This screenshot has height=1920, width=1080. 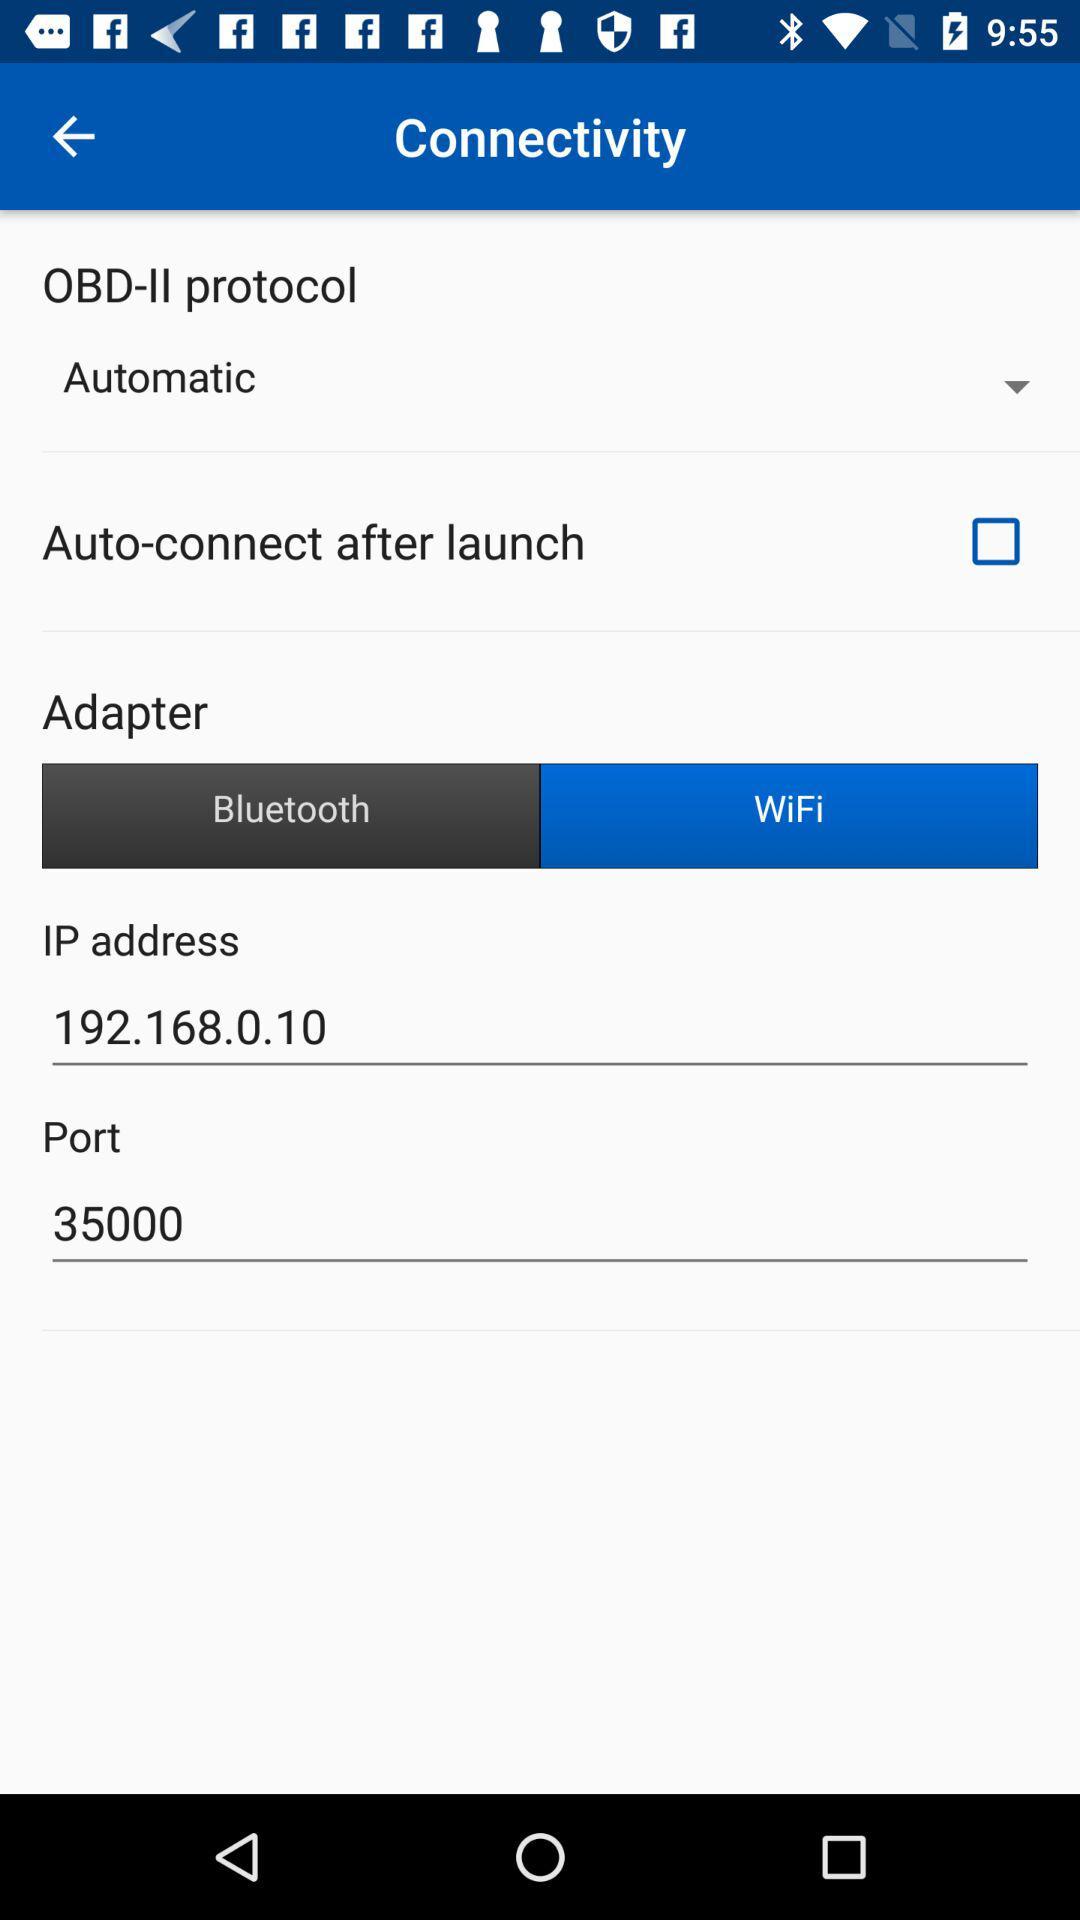 I want to click on the icon next to the connectivity icon, so click(x=72, y=135).